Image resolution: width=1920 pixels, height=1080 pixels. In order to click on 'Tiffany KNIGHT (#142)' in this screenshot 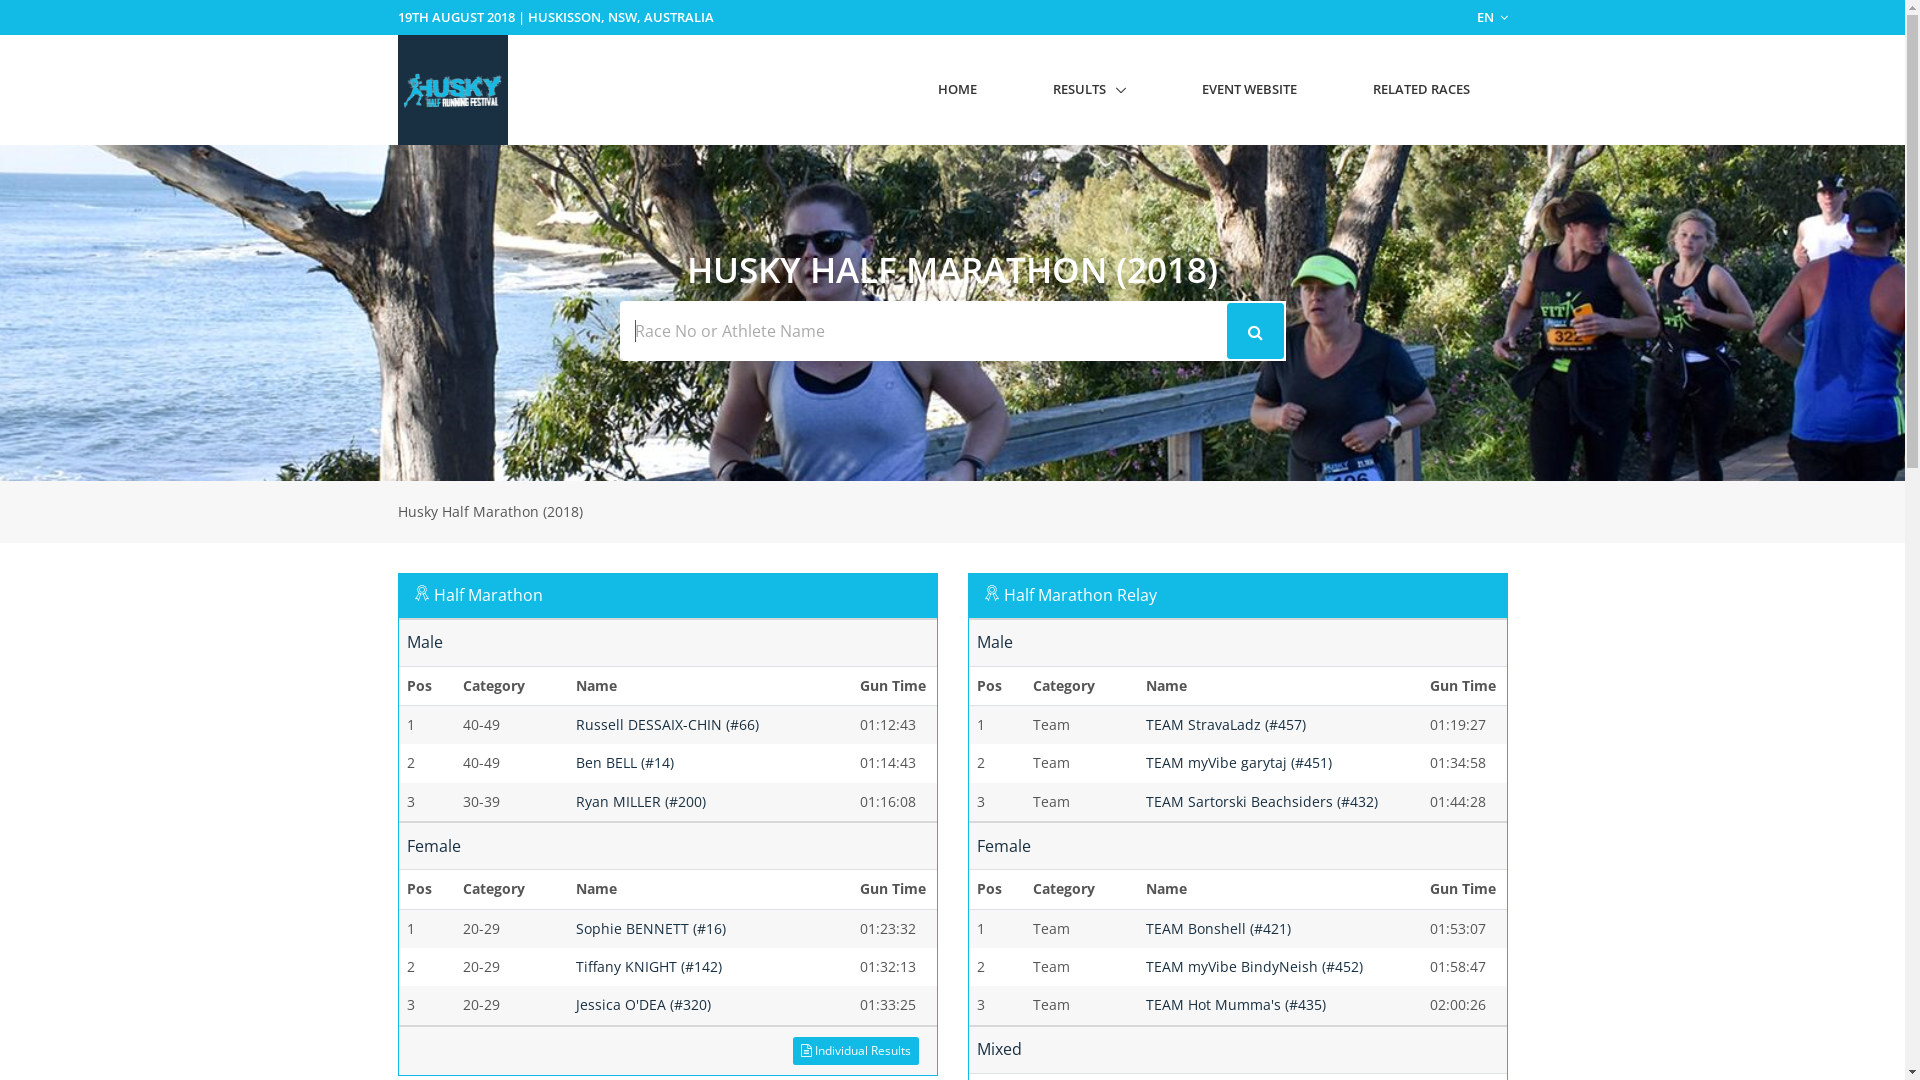, I will do `click(648, 965)`.